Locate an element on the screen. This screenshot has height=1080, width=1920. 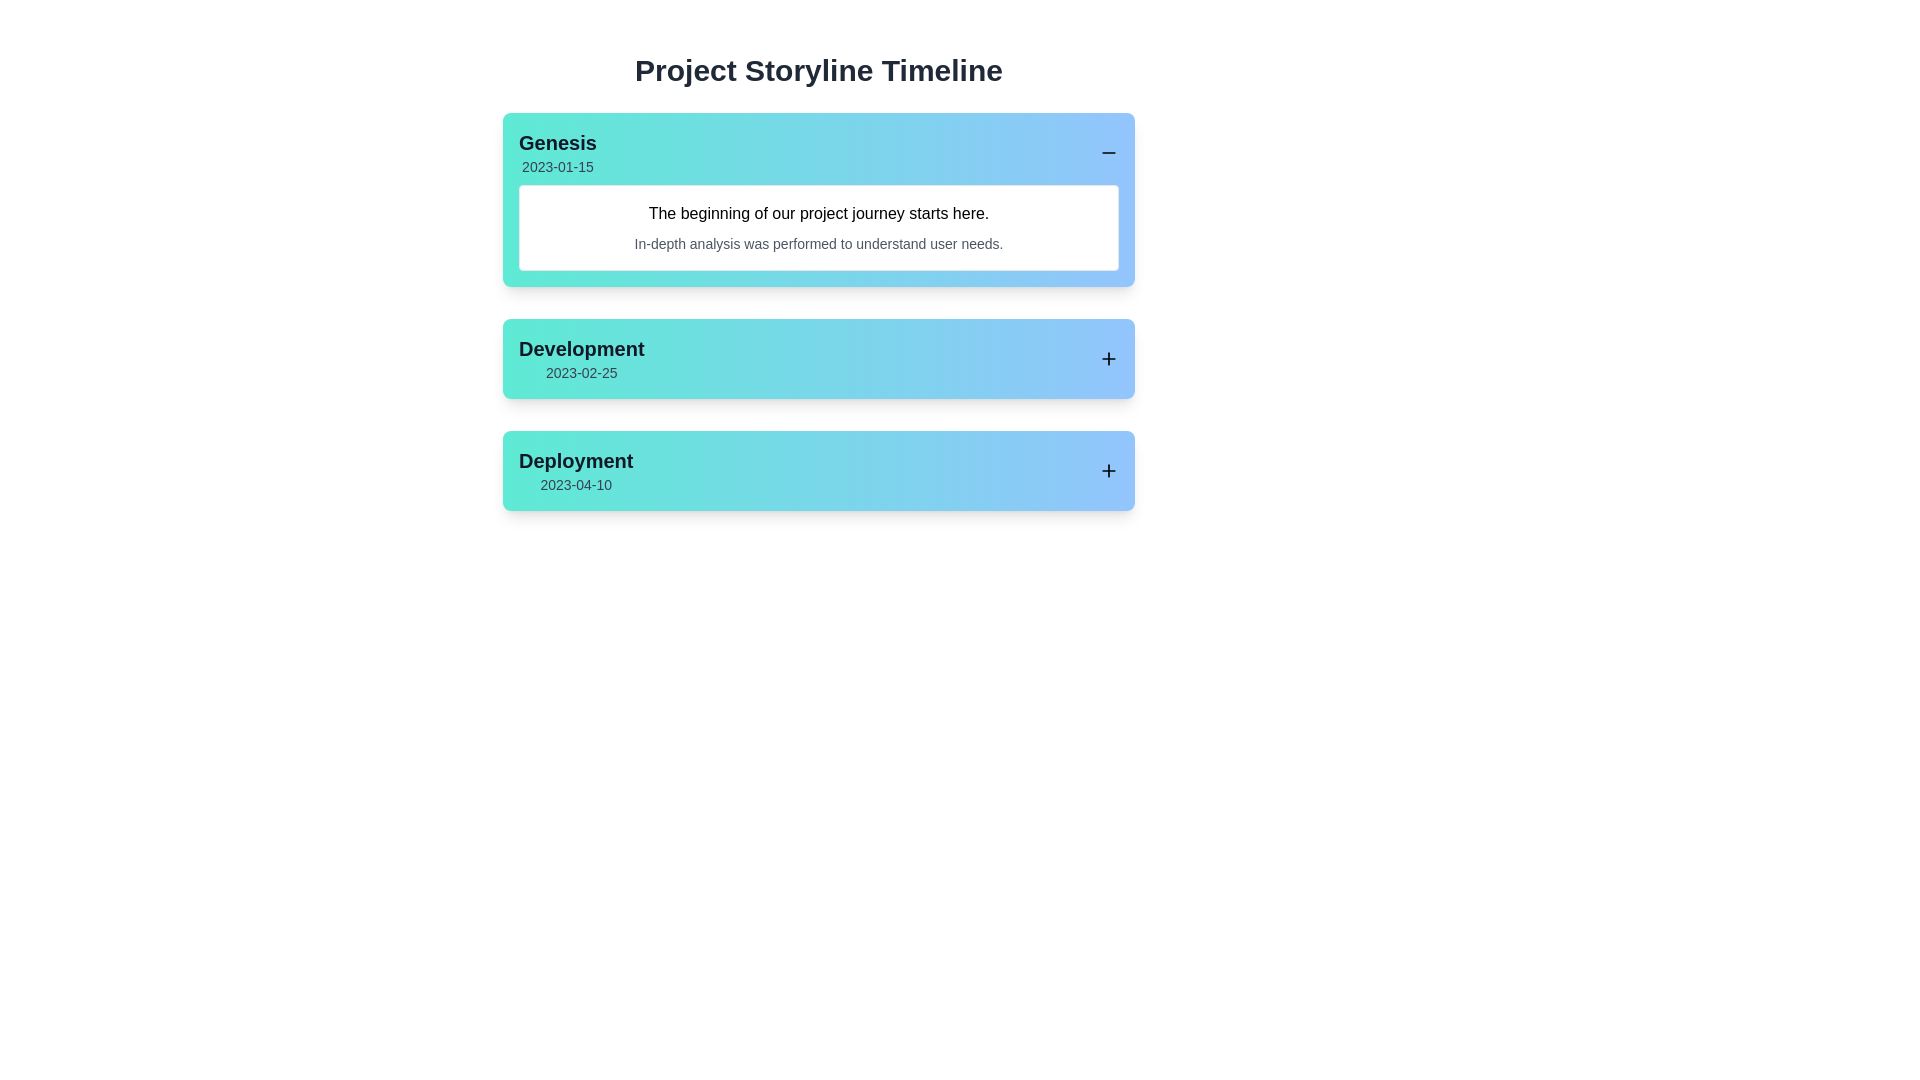
information displayed in the Text Display element located in the 'Deployment' section, which shows the title and date of a project phase is located at coordinates (575, 470).